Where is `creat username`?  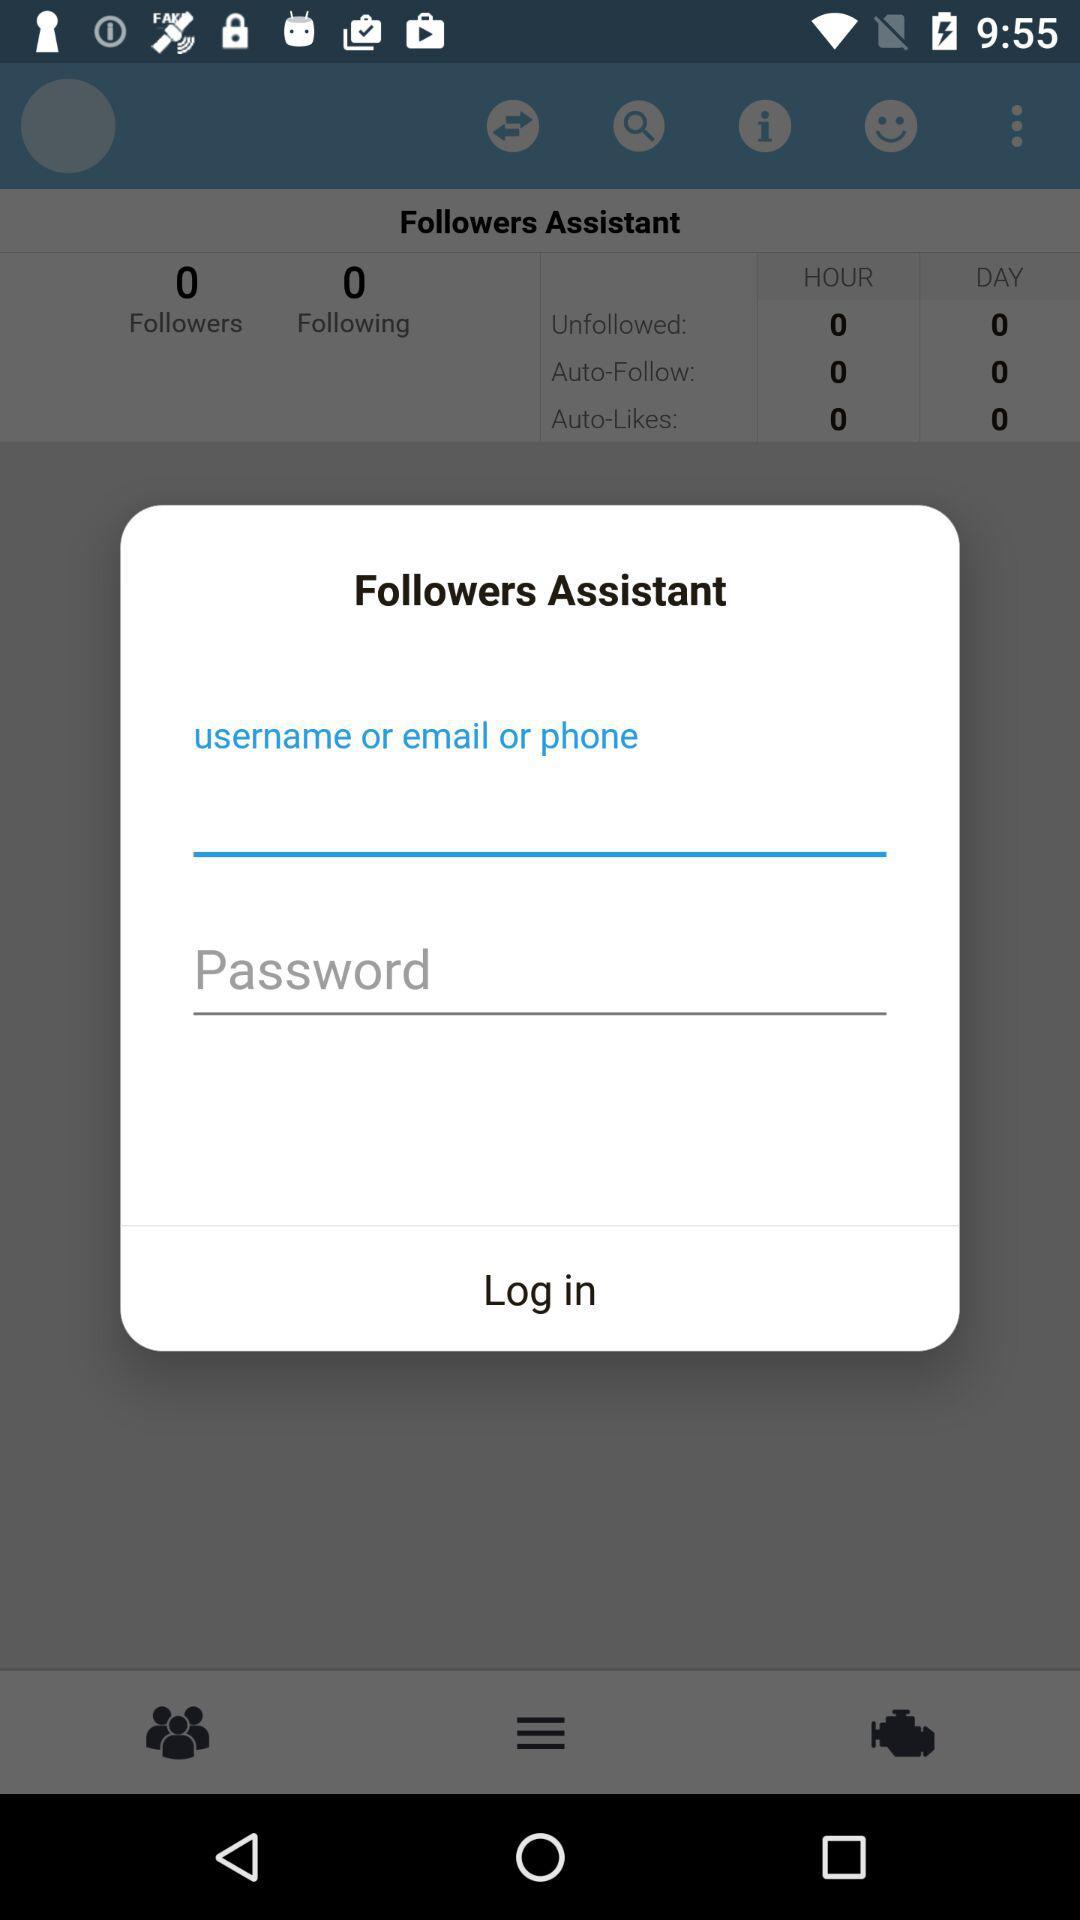
creat username is located at coordinates (540, 811).